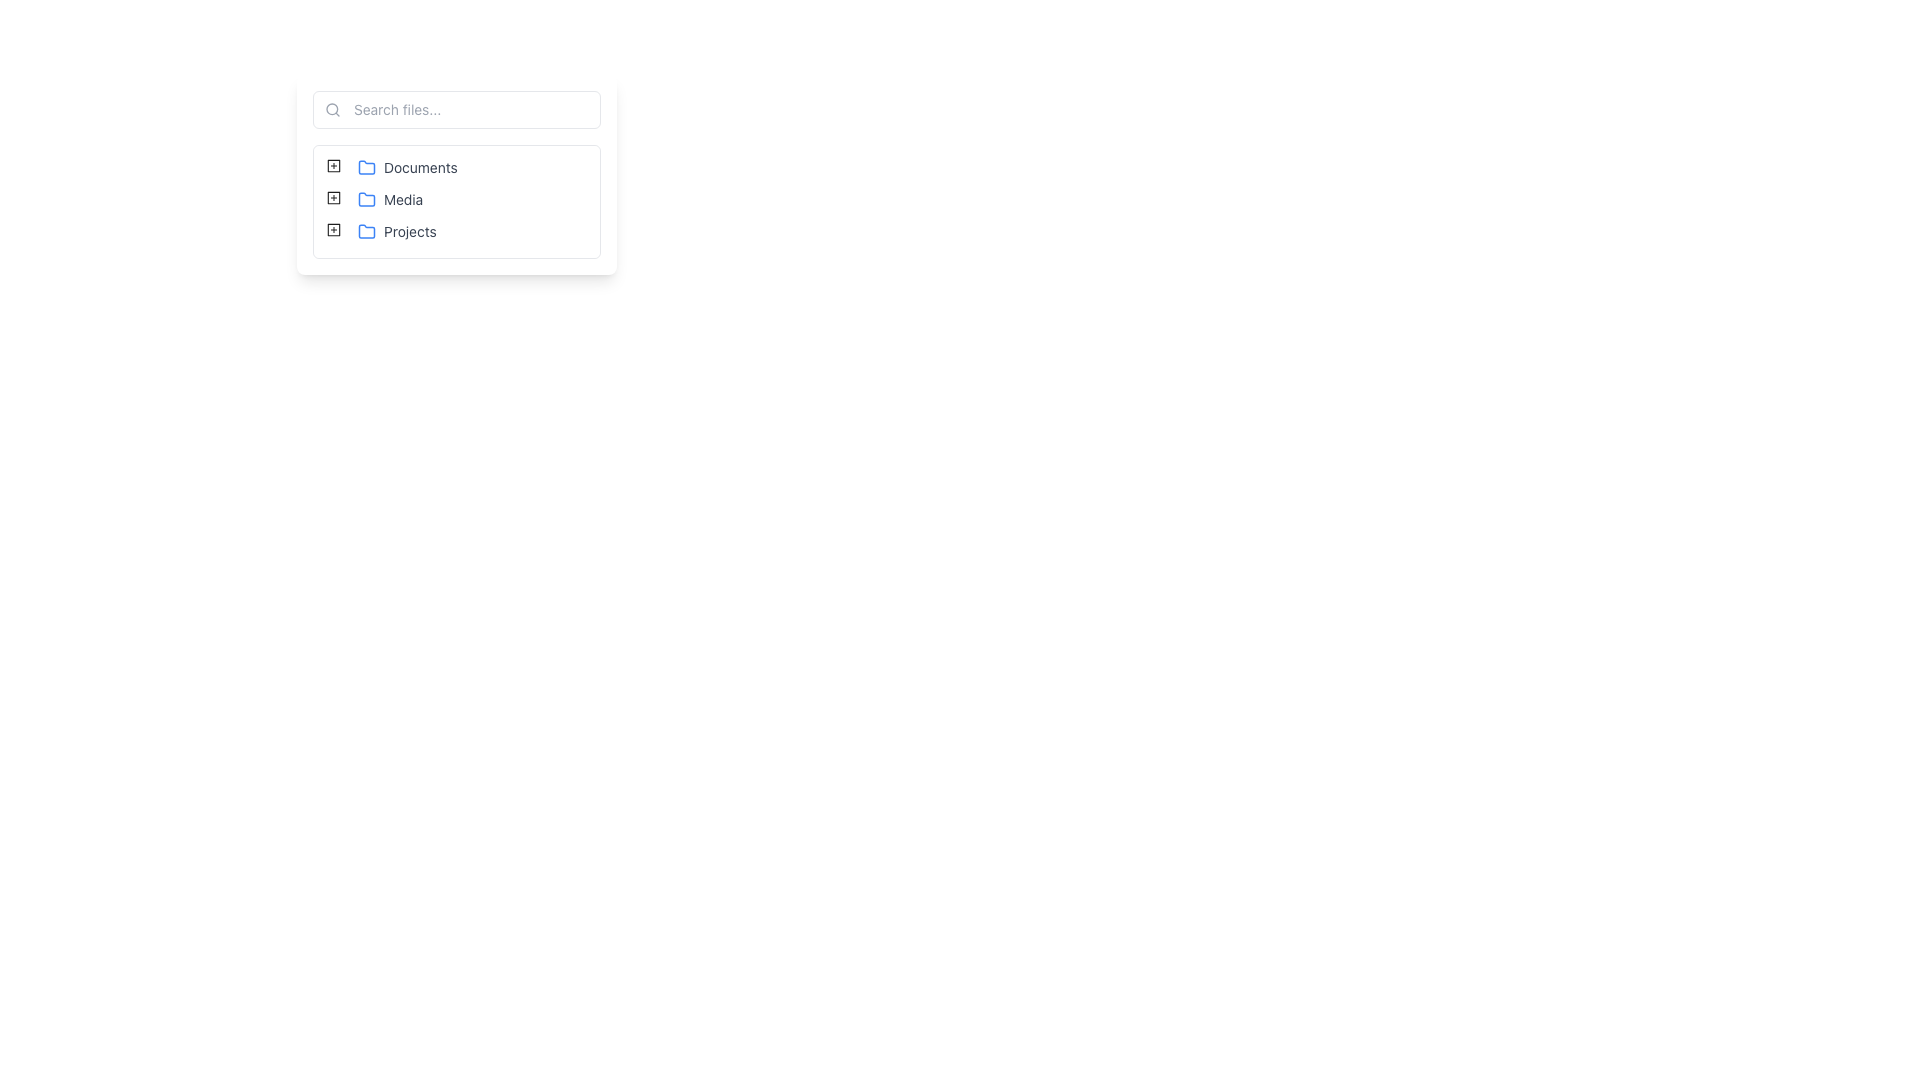  What do you see at coordinates (366, 167) in the screenshot?
I see `the folder icon with a blue border located to the left of the text 'Documents' in the list of folder names` at bounding box center [366, 167].